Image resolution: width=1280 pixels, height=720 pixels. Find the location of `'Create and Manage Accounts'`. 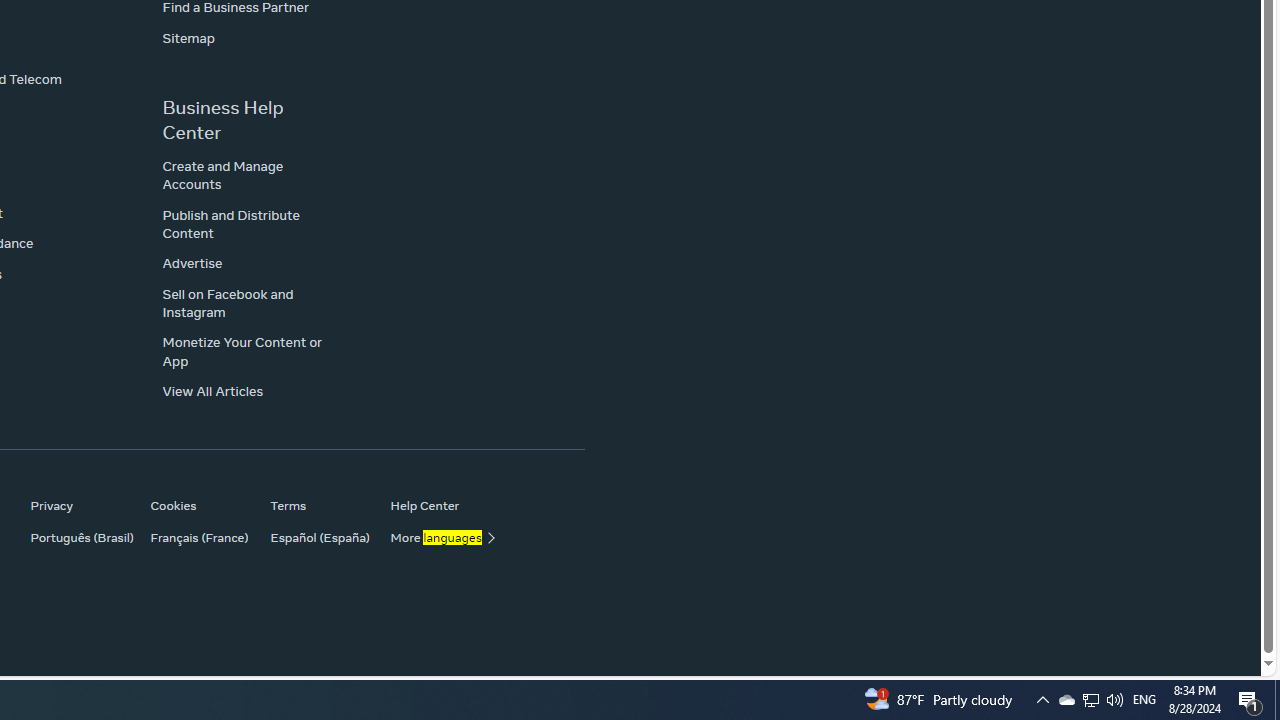

'Create and Manage Accounts' is located at coordinates (223, 173).